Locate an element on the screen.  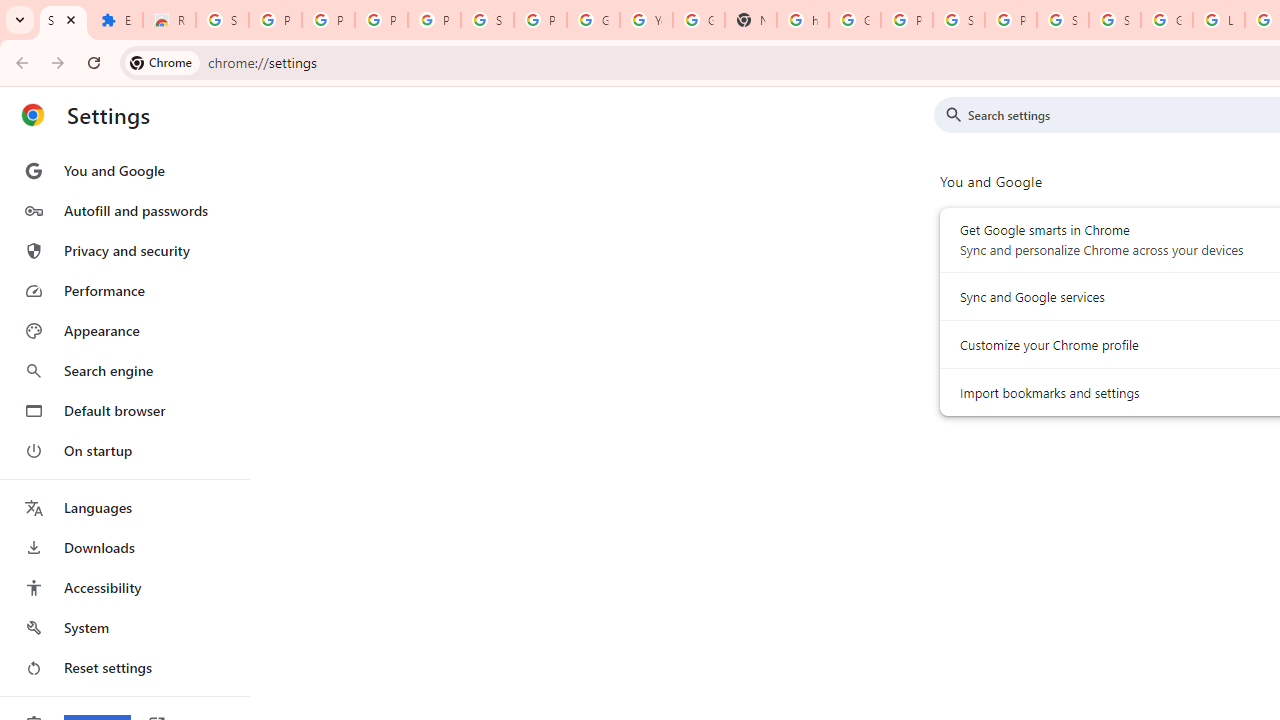
'Search engine' is located at coordinates (123, 371).